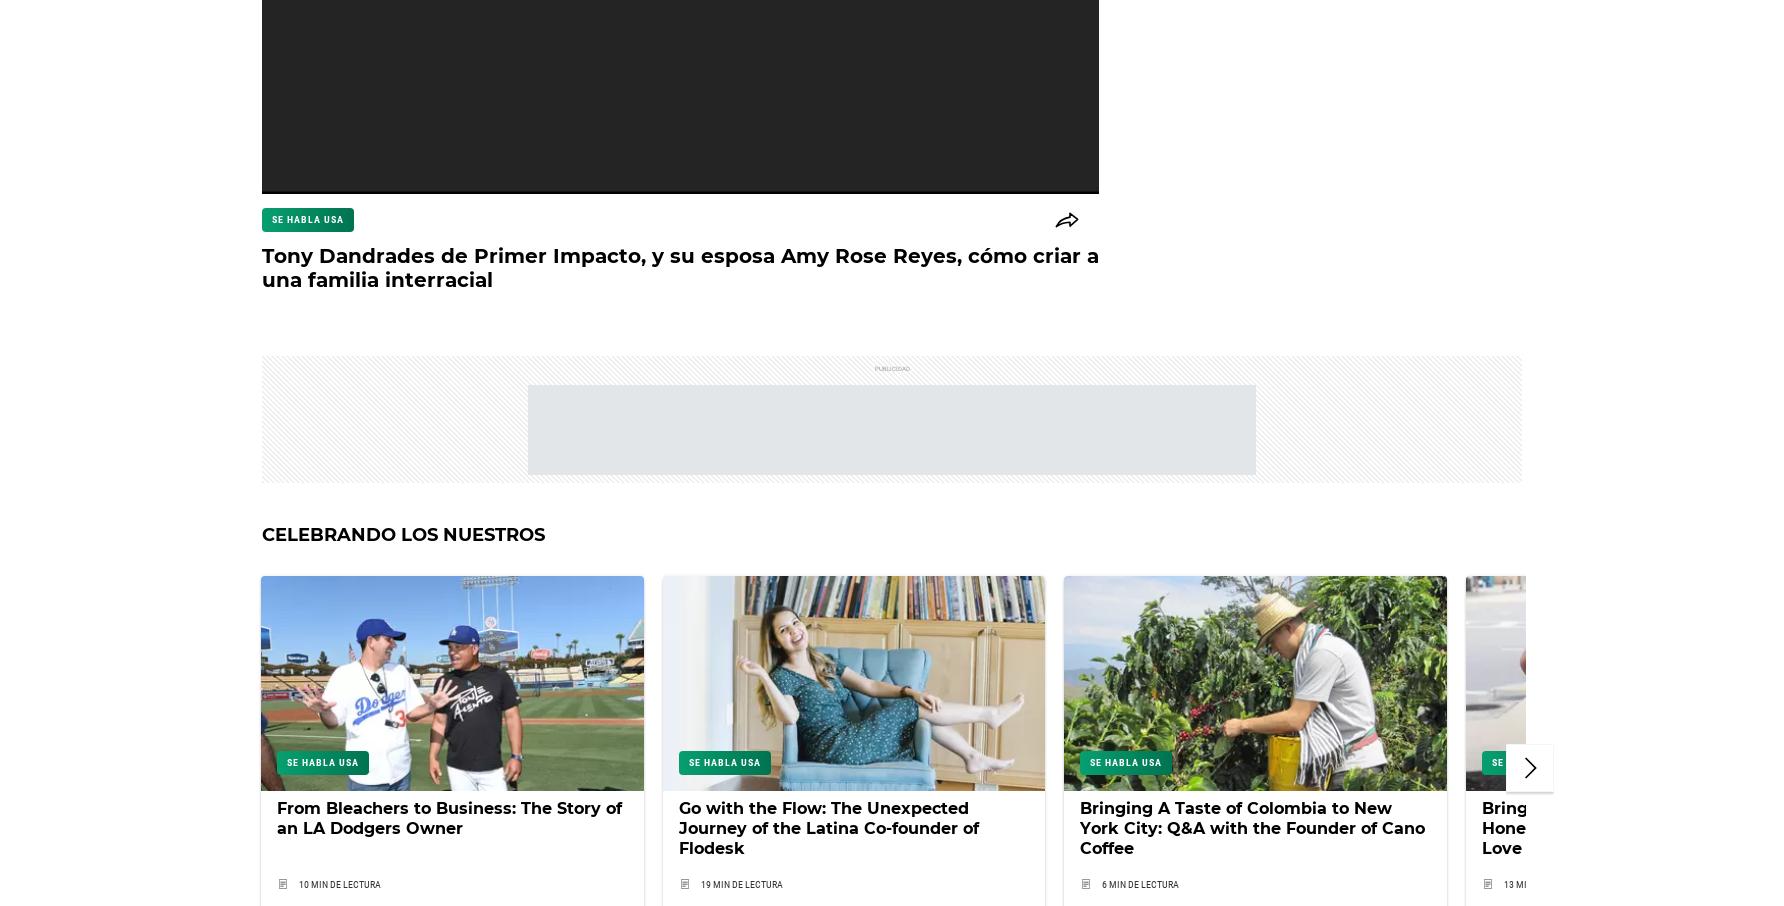 This screenshot has height=906, width=1784. What do you see at coordinates (1543, 884) in the screenshot?
I see `'13 min de lectura'` at bounding box center [1543, 884].